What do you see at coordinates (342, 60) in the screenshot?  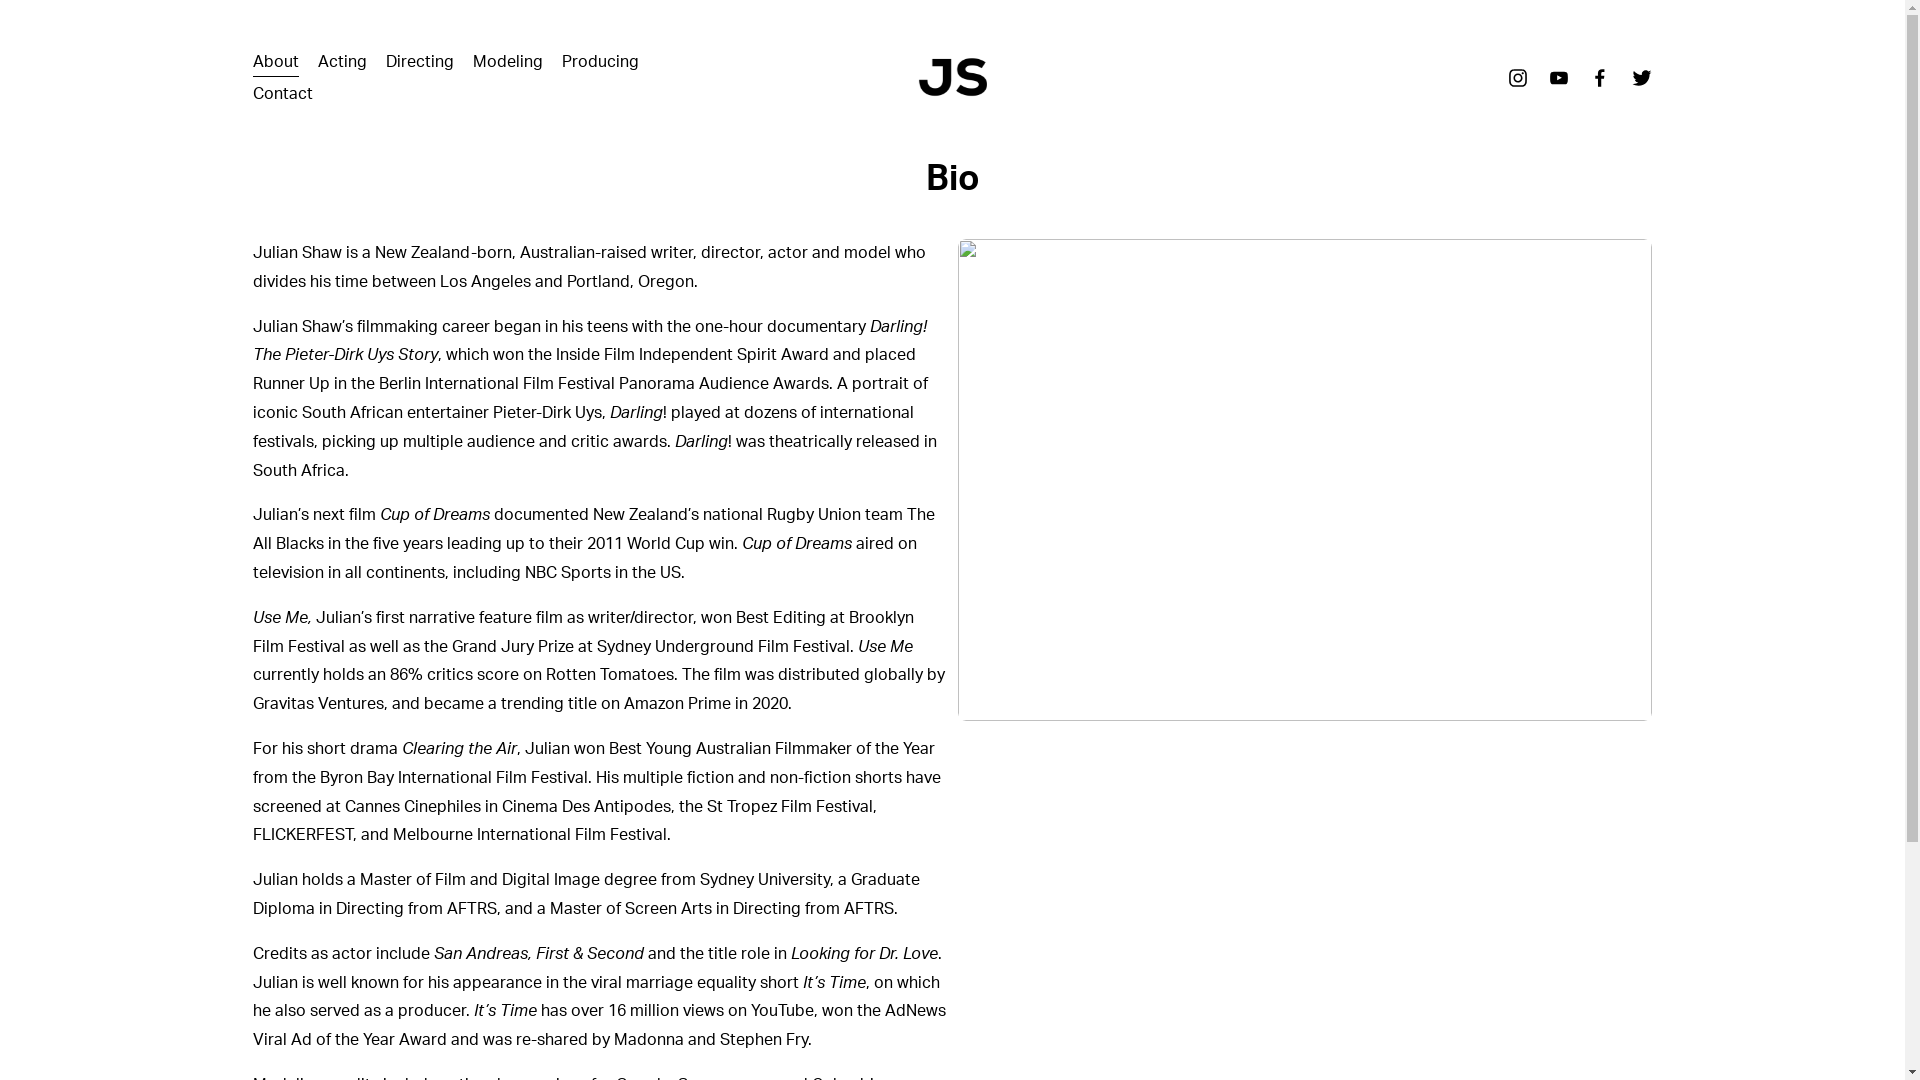 I see `'Acting'` at bounding box center [342, 60].